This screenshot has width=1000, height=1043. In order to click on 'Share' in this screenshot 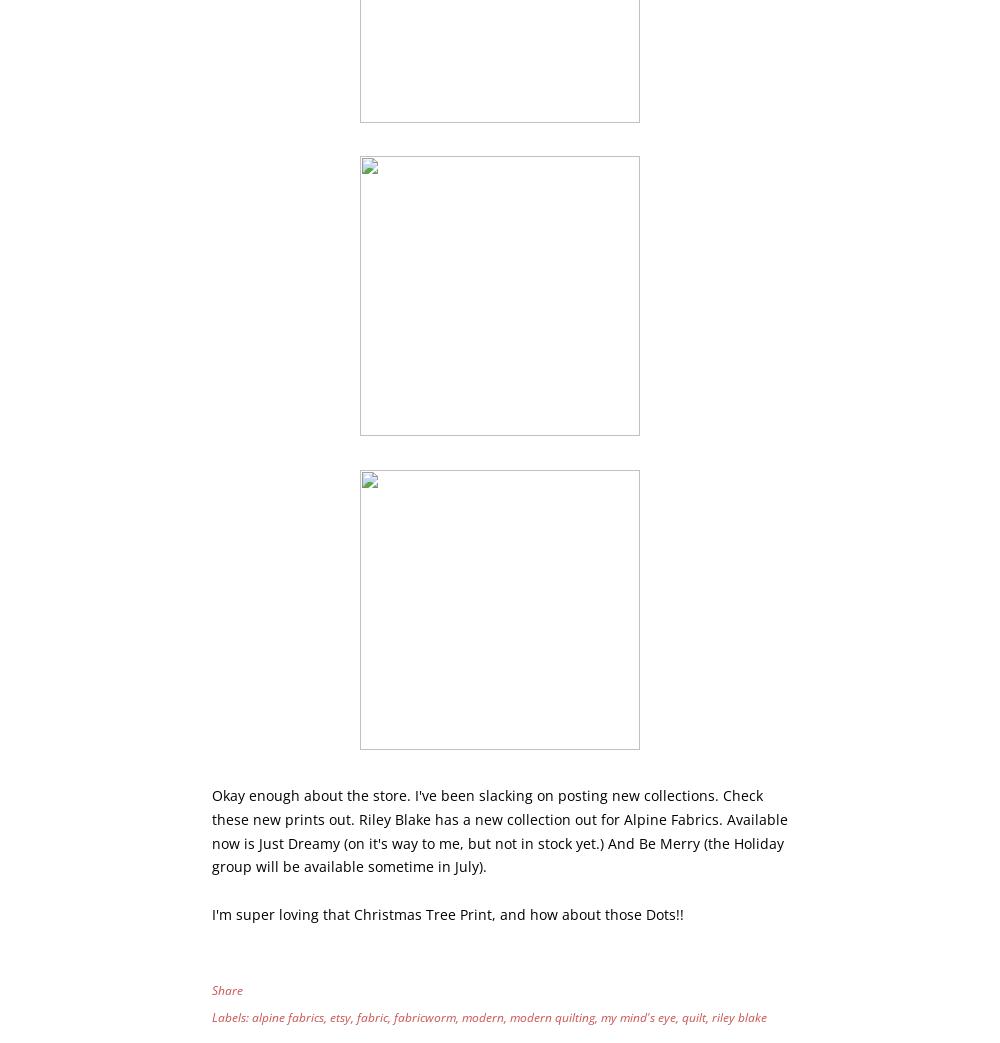, I will do `click(226, 989)`.